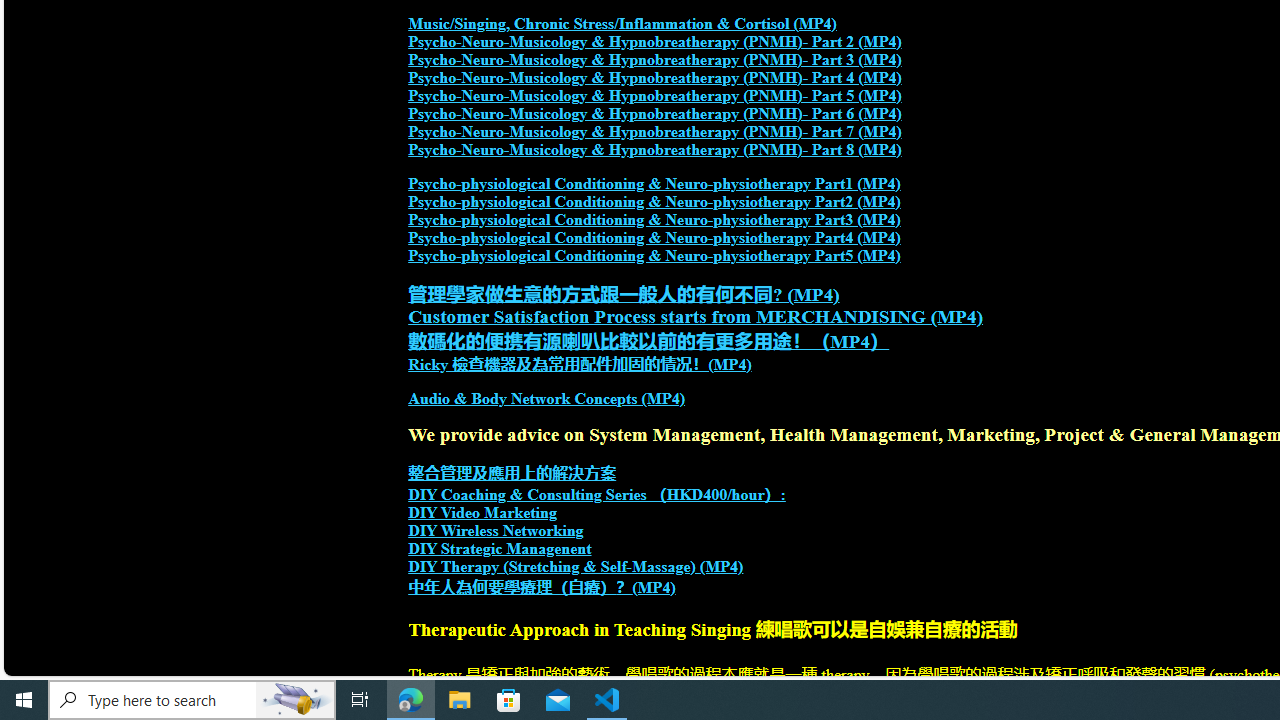 This screenshot has height=720, width=1280. What do you see at coordinates (654, 586) in the screenshot?
I see `'(MP4)'` at bounding box center [654, 586].